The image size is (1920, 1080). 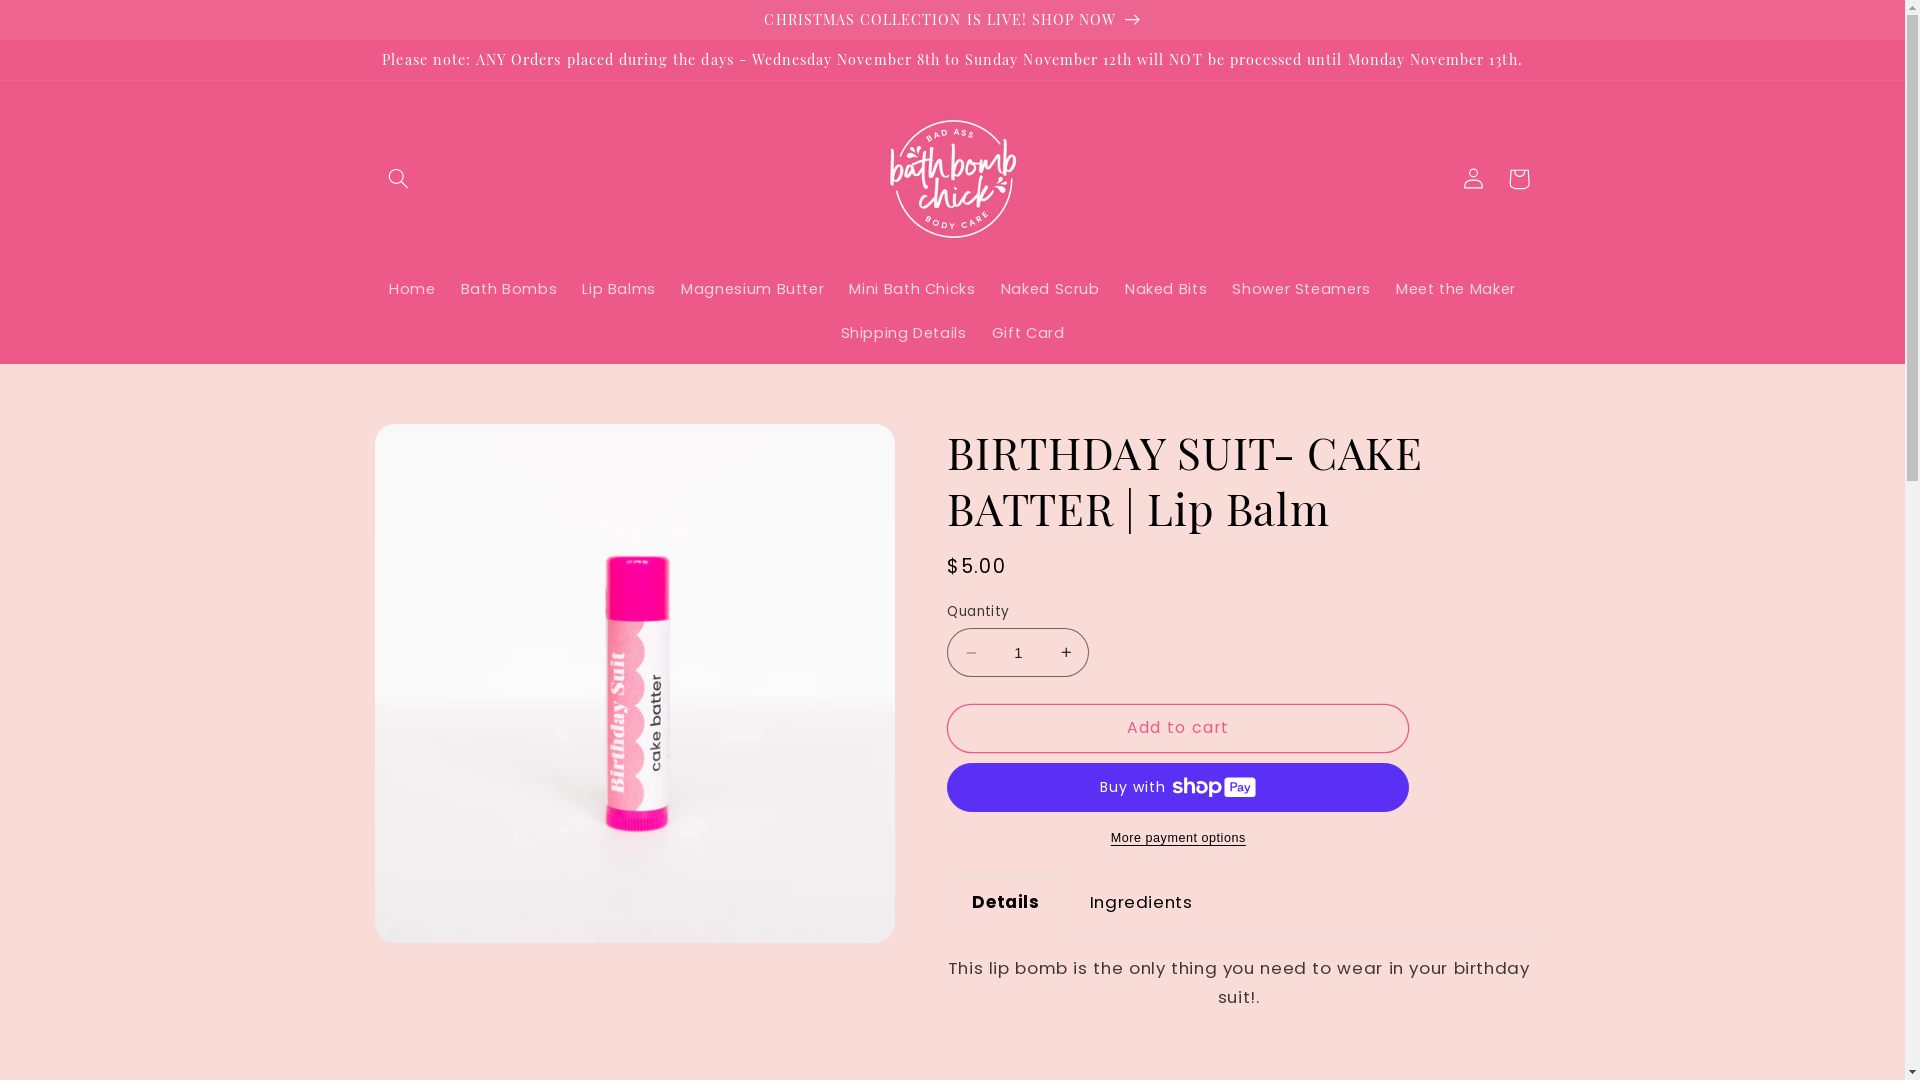 I want to click on 'Decrease quantity for BIRTHDAY SUIT- CAKE BATTER | Lip Balm', so click(x=970, y=652).